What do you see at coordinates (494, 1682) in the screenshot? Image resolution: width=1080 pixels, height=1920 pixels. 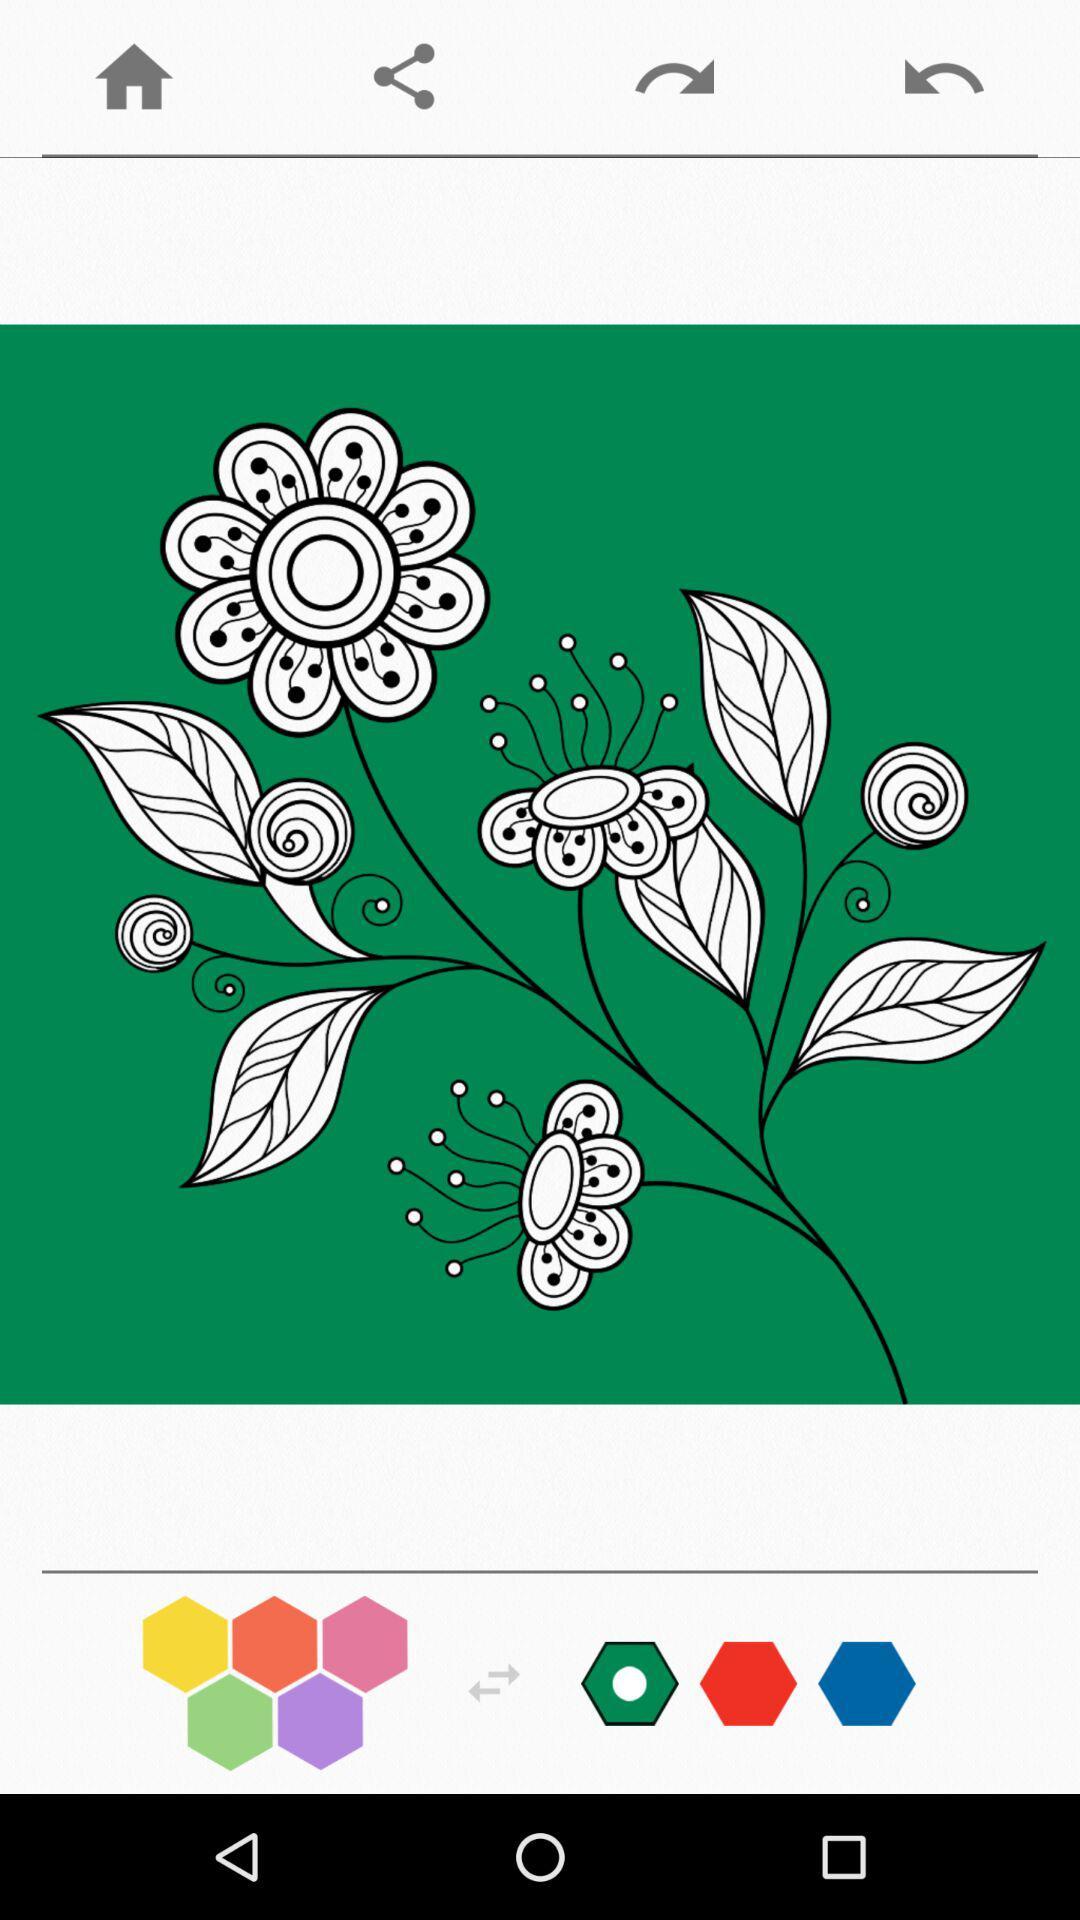 I see `review` at bounding box center [494, 1682].